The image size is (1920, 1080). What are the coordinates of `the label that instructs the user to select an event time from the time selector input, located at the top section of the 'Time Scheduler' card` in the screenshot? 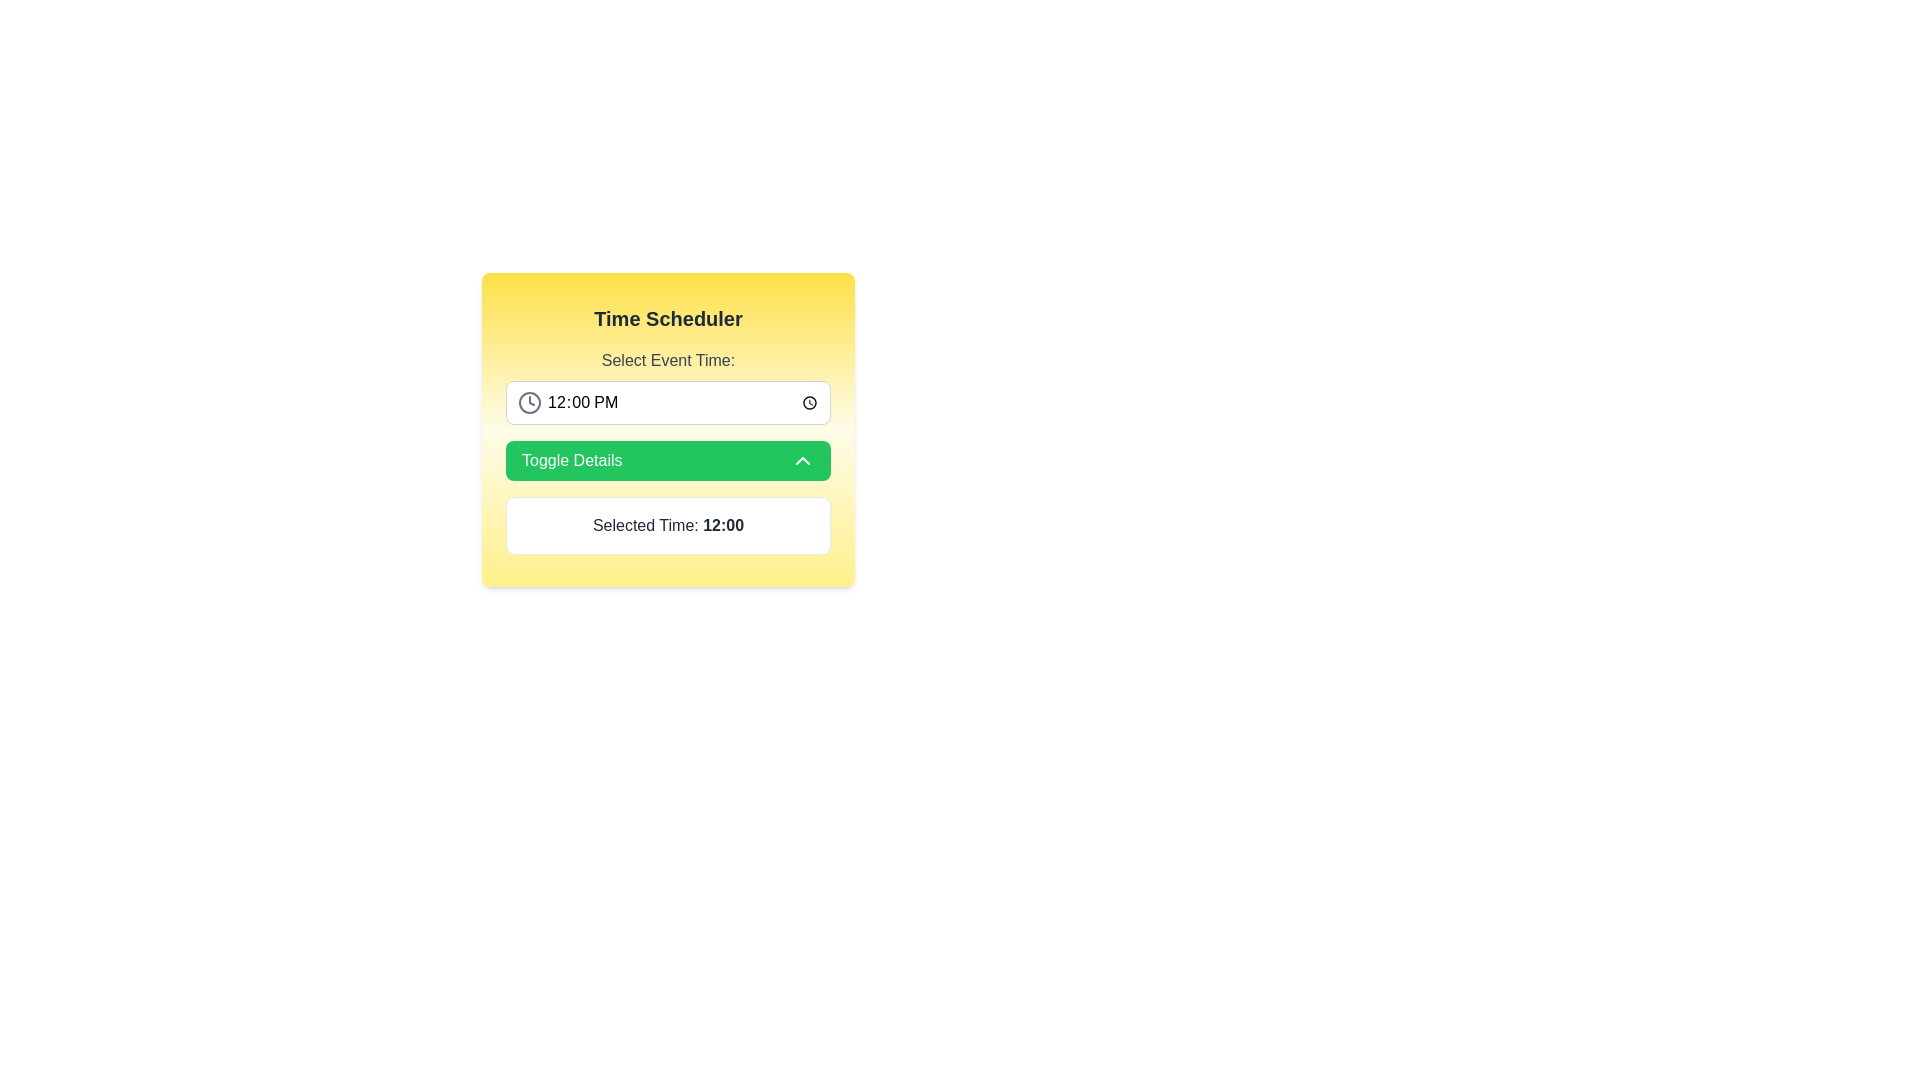 It's located at (668, 386).